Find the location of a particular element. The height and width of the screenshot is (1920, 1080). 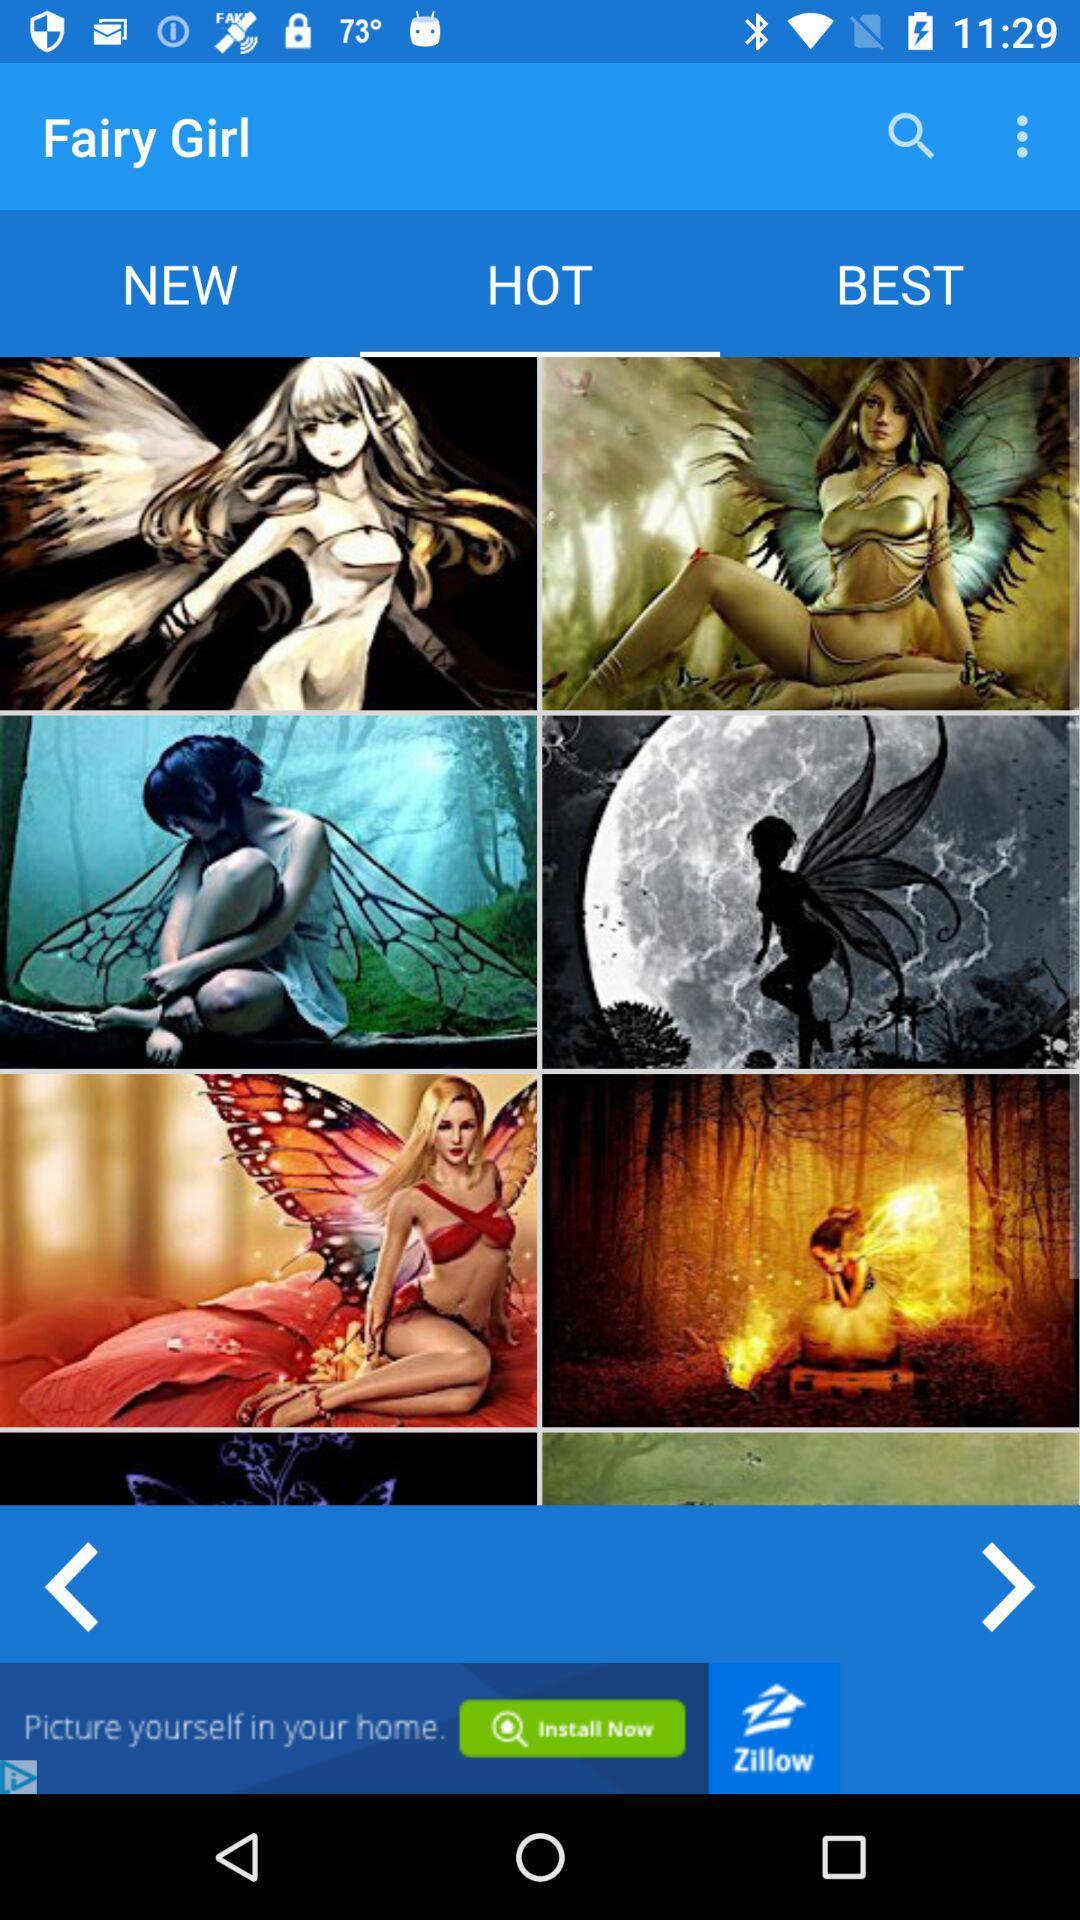

the item above best item is located at coordinates (911, 135).